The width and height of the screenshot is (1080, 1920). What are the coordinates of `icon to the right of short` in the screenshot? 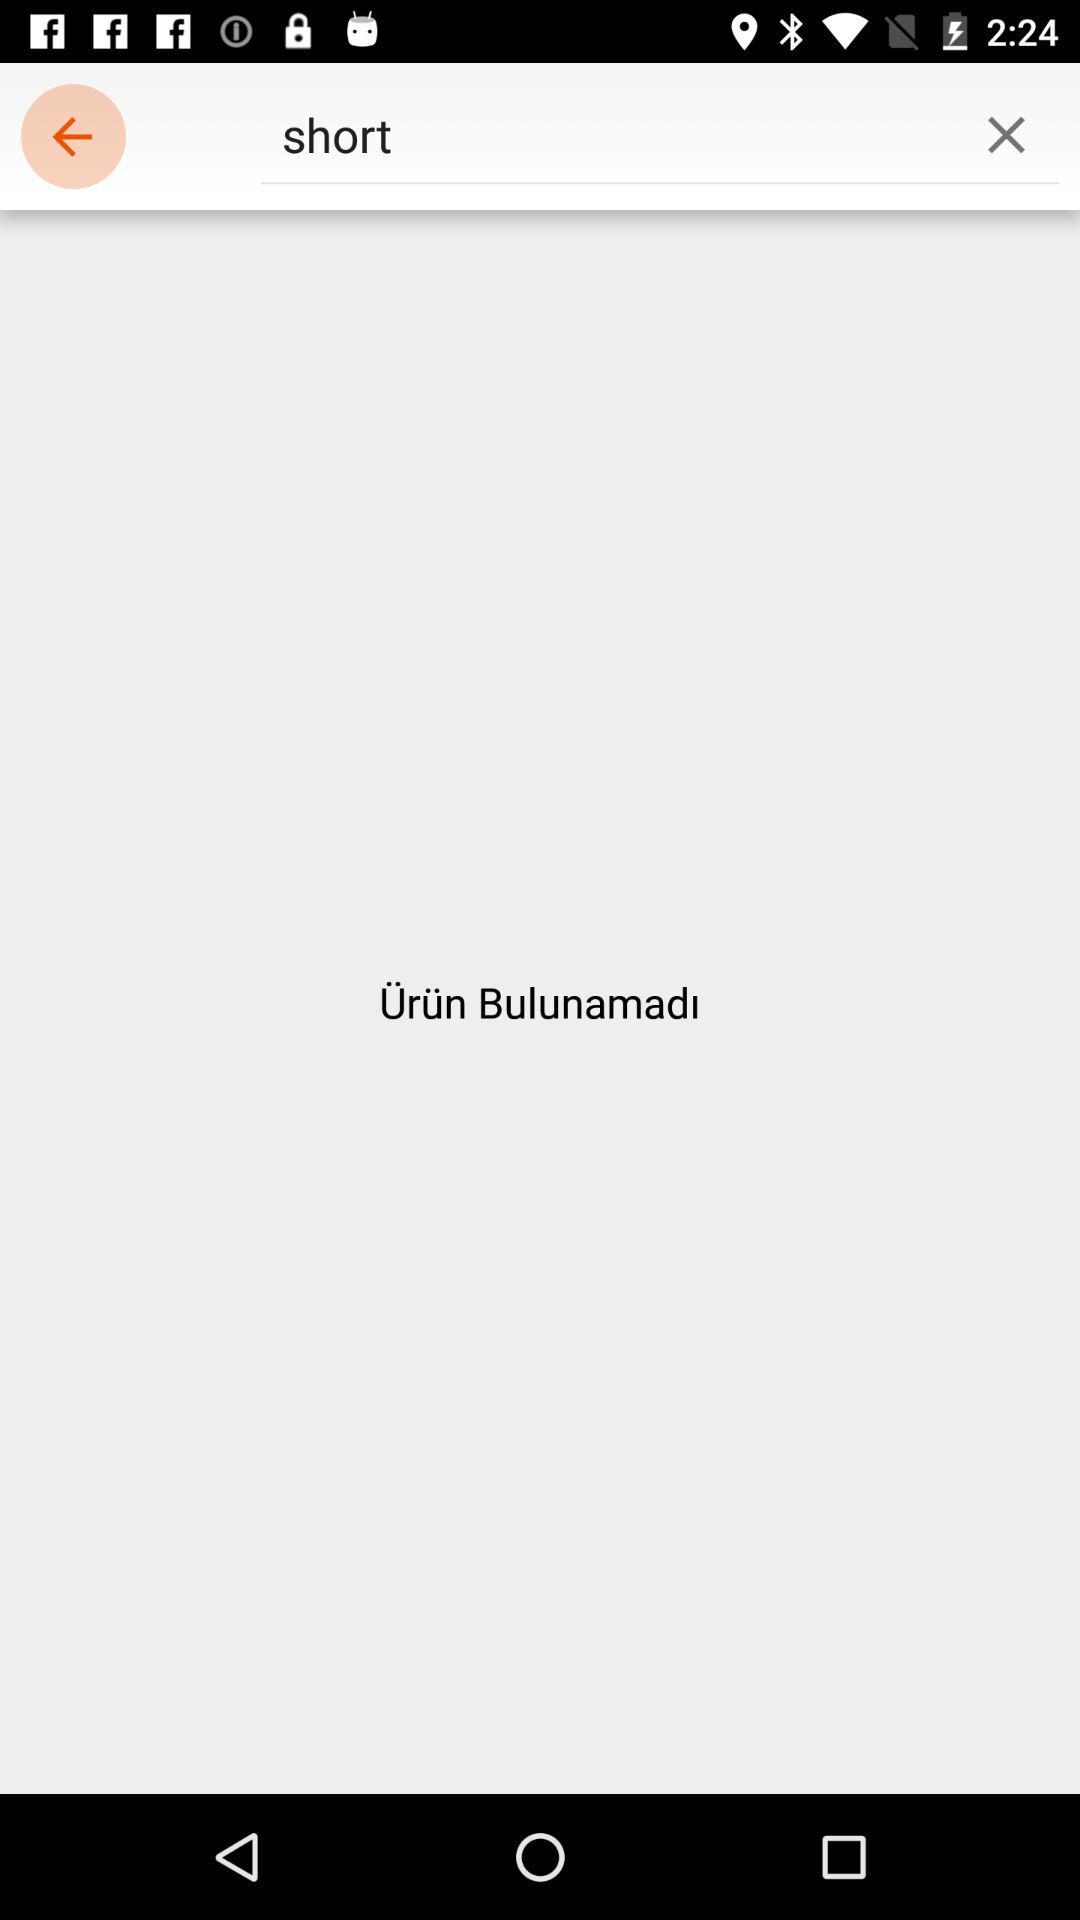 It's located at (1006, 133).